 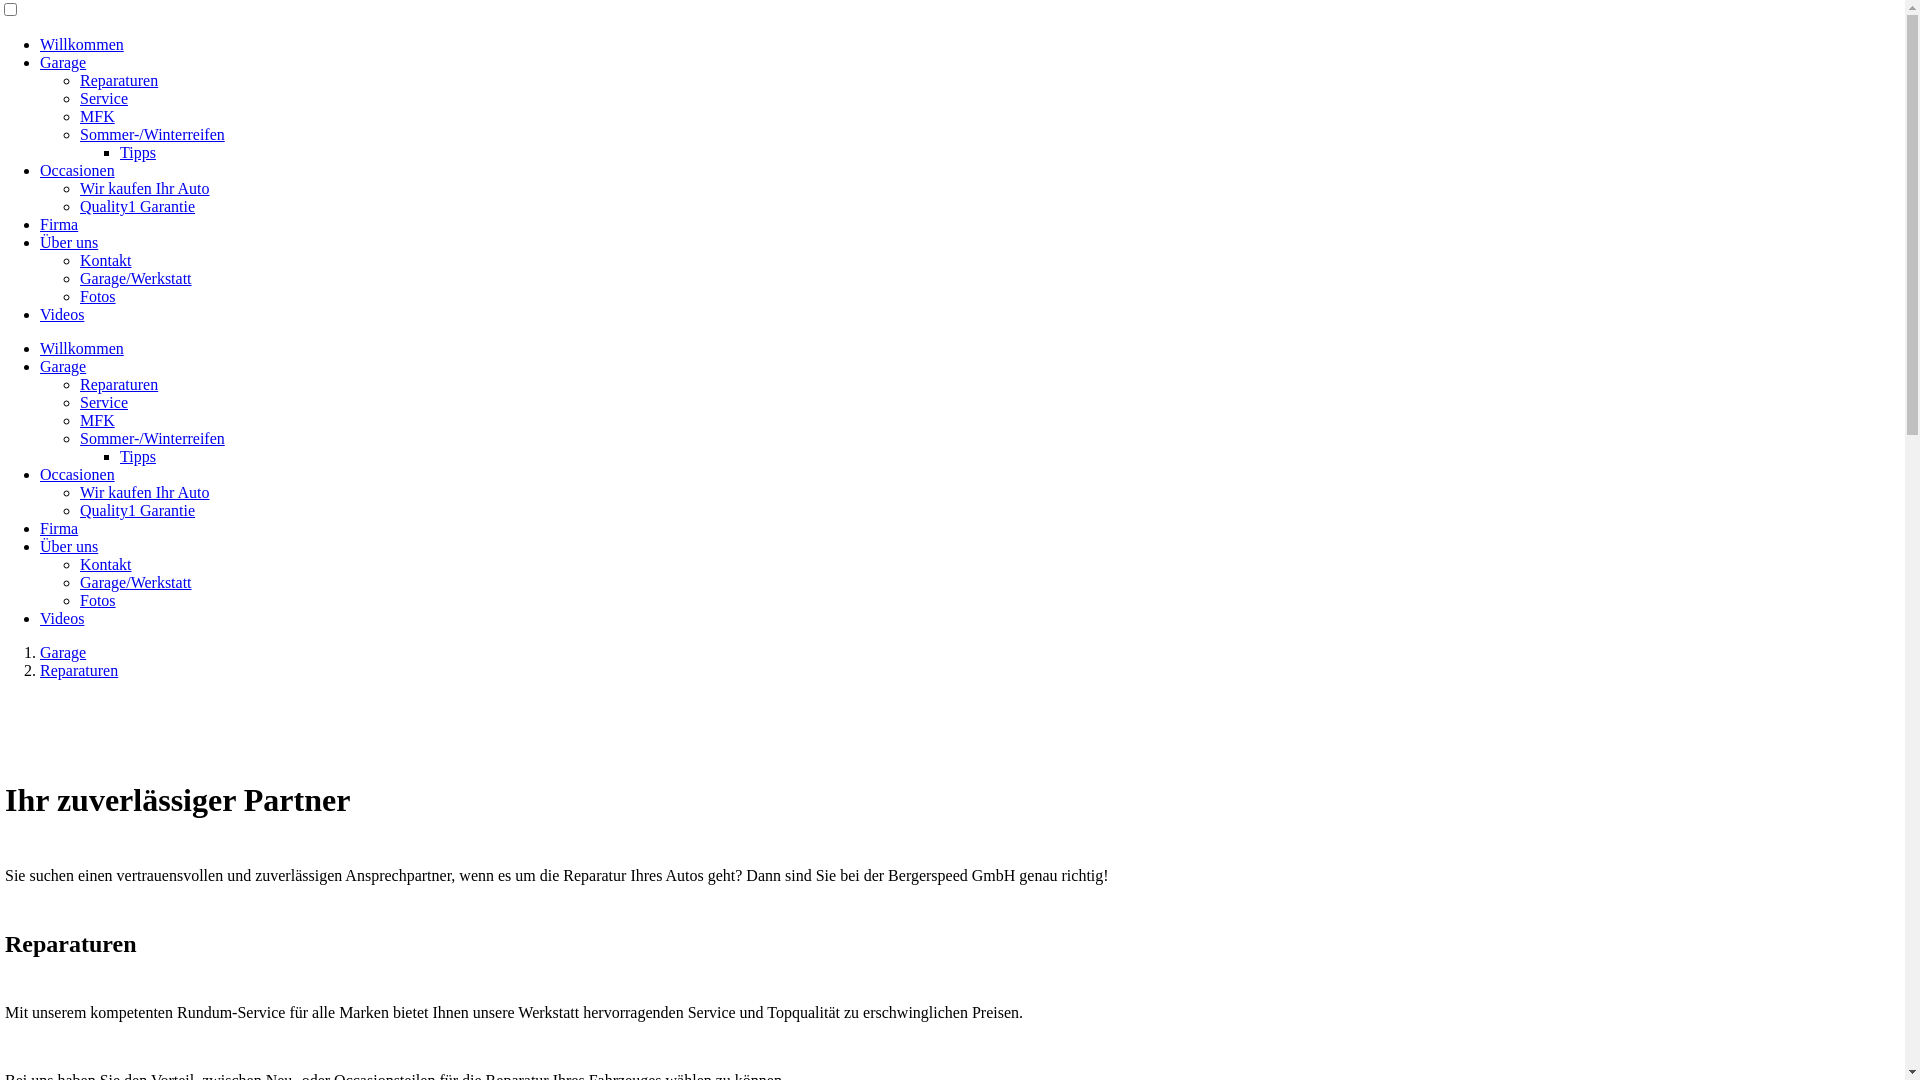 What do you see at coordinates (39, 224) in the screenshot?
I see `'Firma'` at bounding box center [39, 224].